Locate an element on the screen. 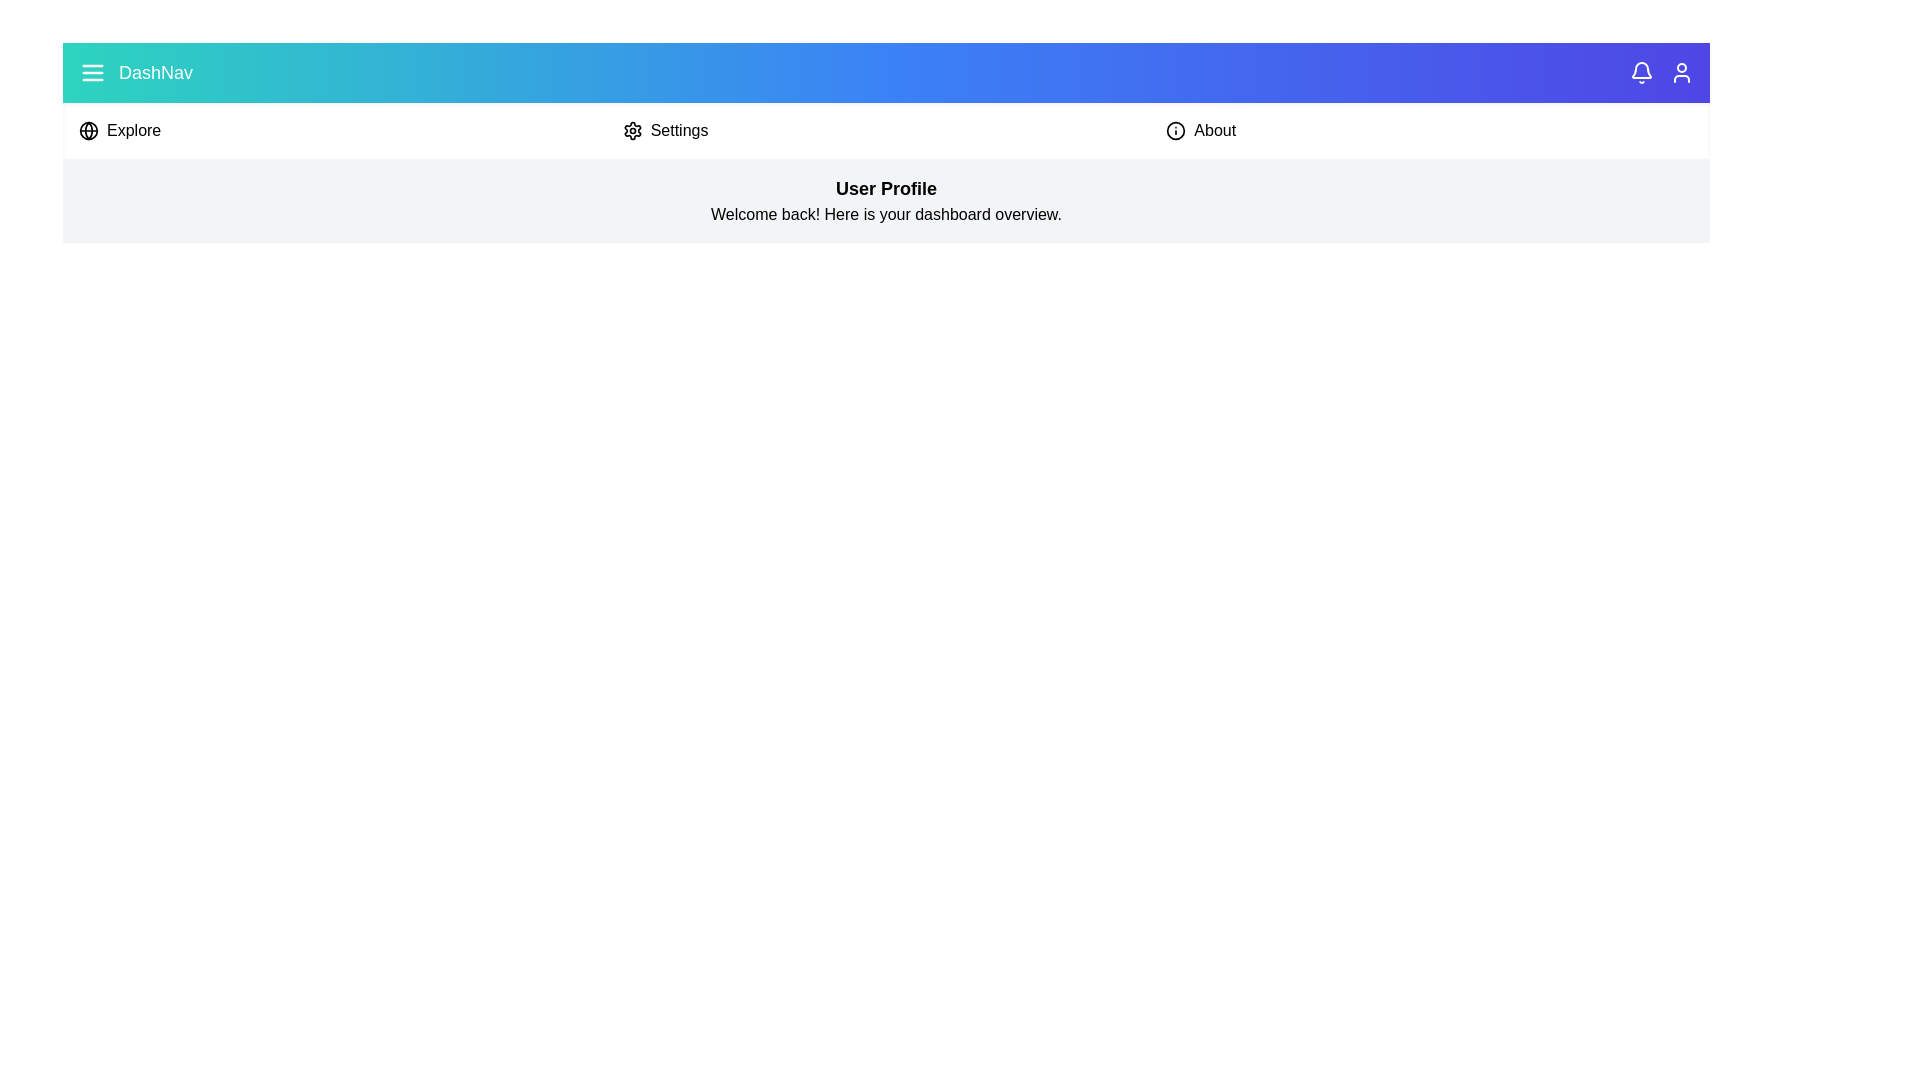  the notification icon to view alerts is located at coordinates (1641, 72).